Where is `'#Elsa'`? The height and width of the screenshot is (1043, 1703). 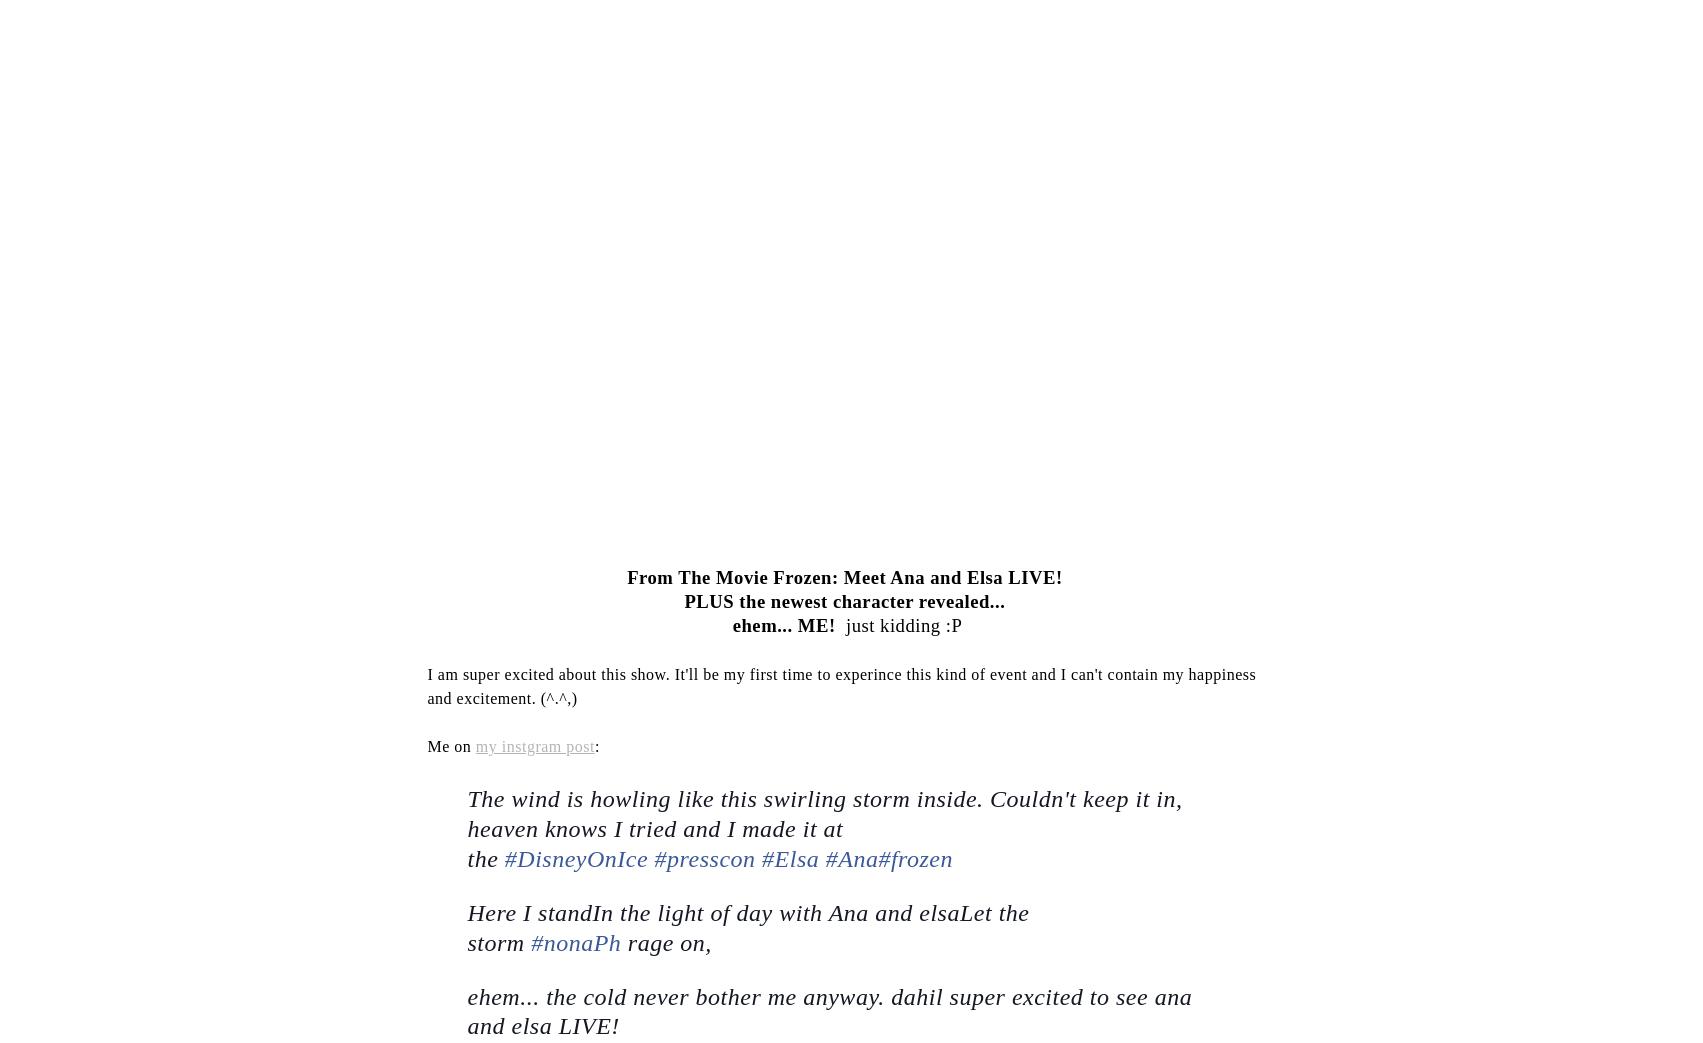
'#Elsa' is located at coordinates (790, 859).